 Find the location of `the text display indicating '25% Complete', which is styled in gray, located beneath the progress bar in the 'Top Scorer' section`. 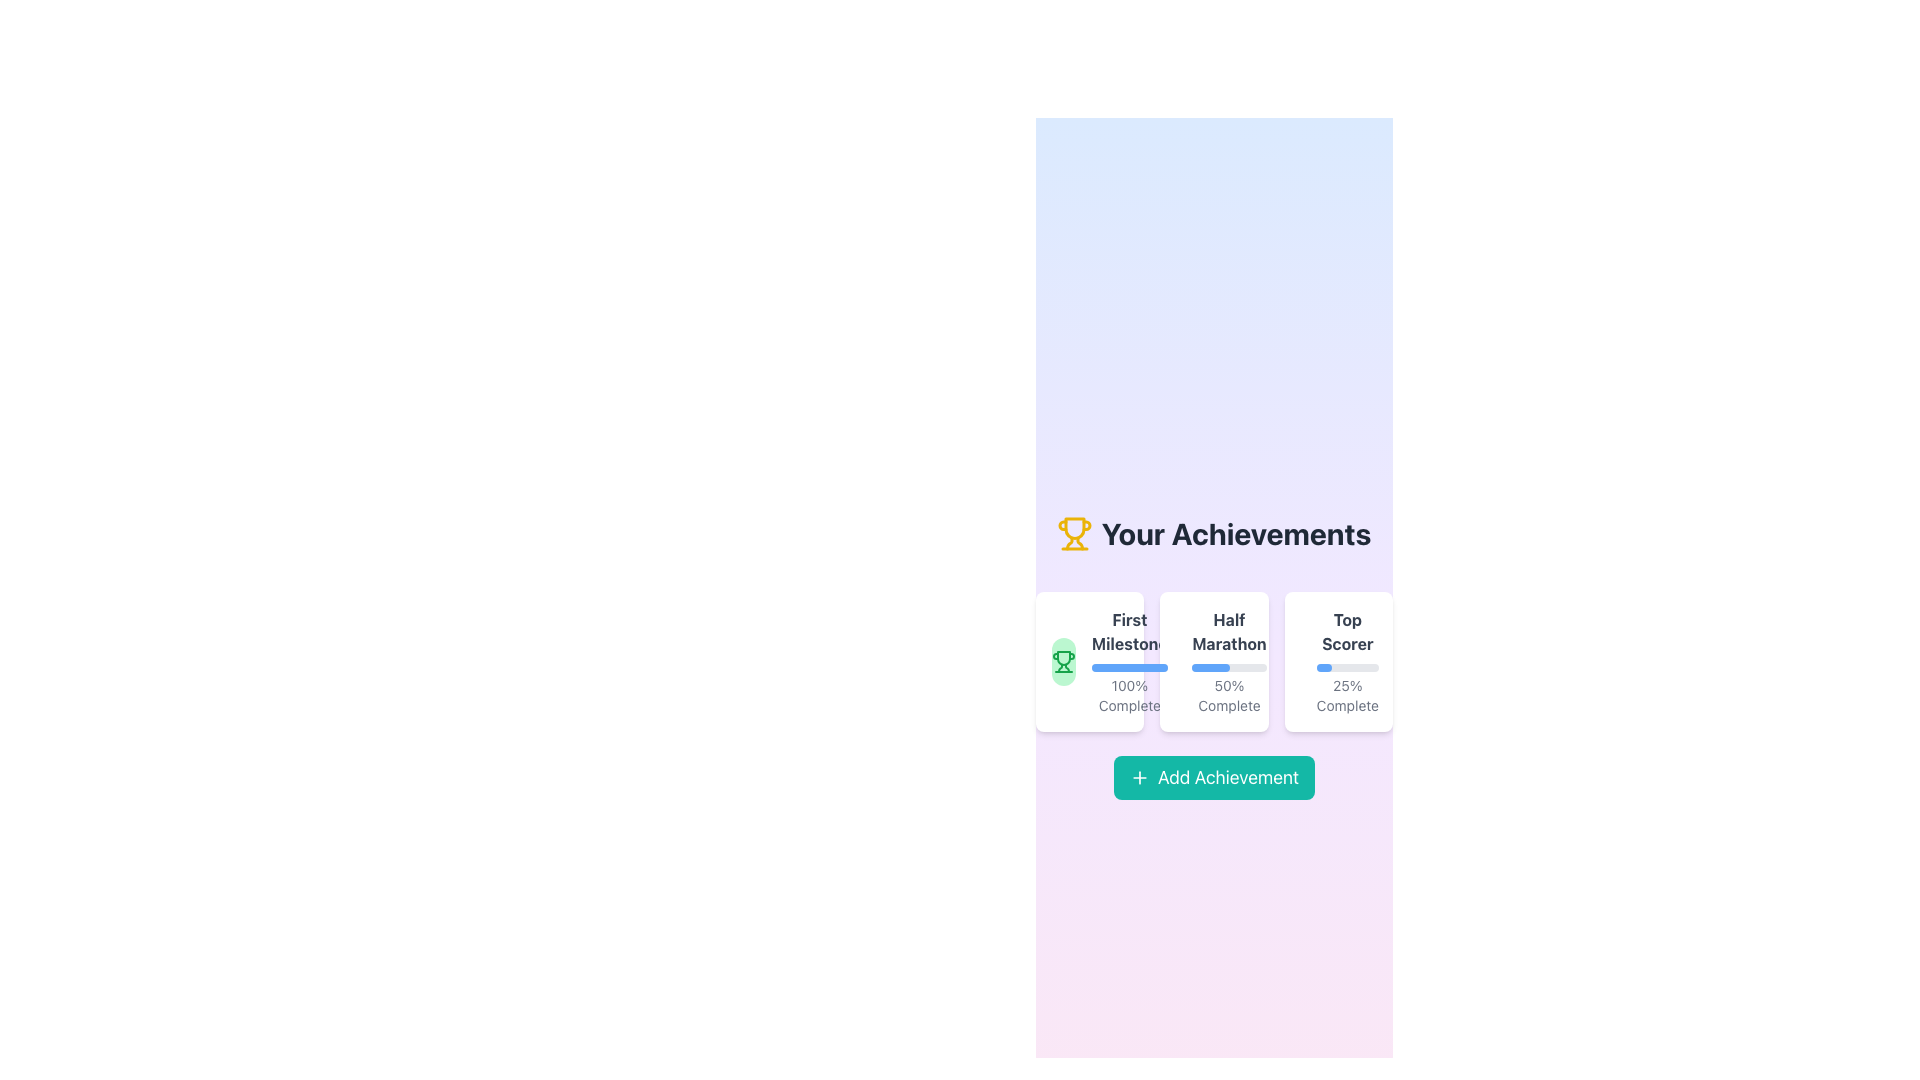

the text display indicating '25% Complete', which is styled in gray, located beneath the progress bar in the 'Top Scorer' section is located at coordinates (1347, 694).